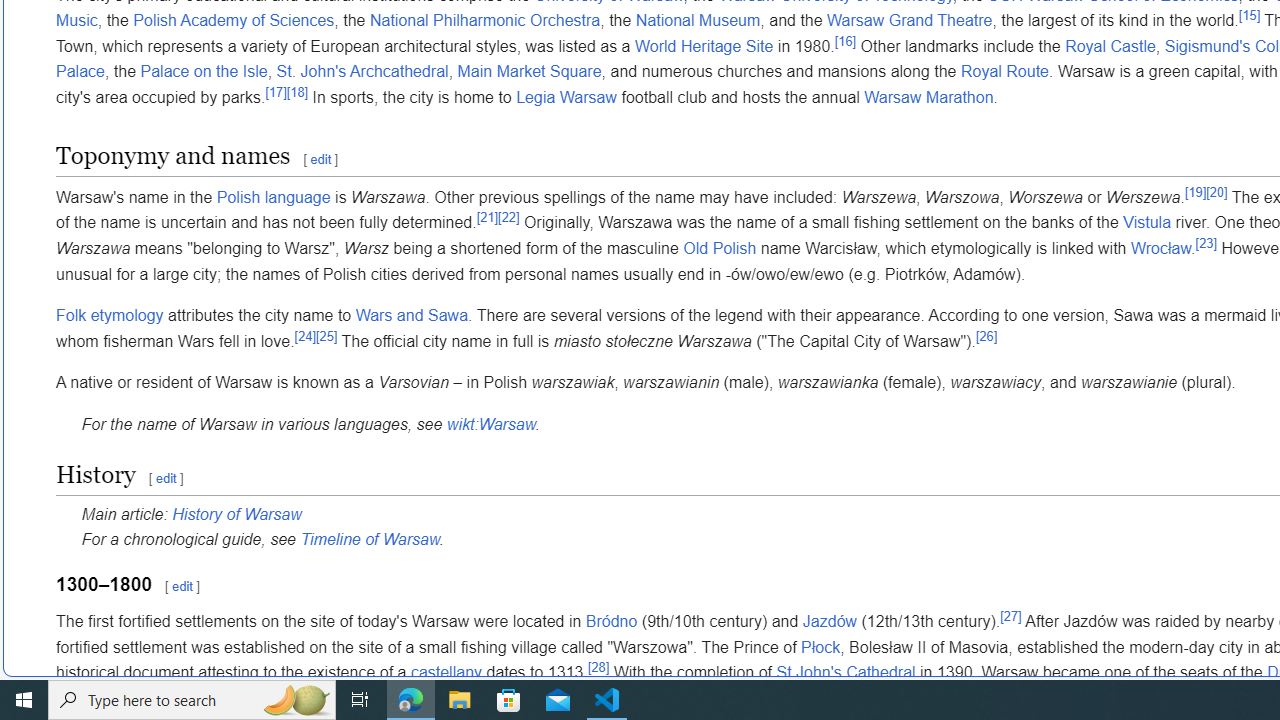  What do you see at coordinates (304, 335) in the screenshot?
I see `'[24]'` at bounding box center [304, 335].